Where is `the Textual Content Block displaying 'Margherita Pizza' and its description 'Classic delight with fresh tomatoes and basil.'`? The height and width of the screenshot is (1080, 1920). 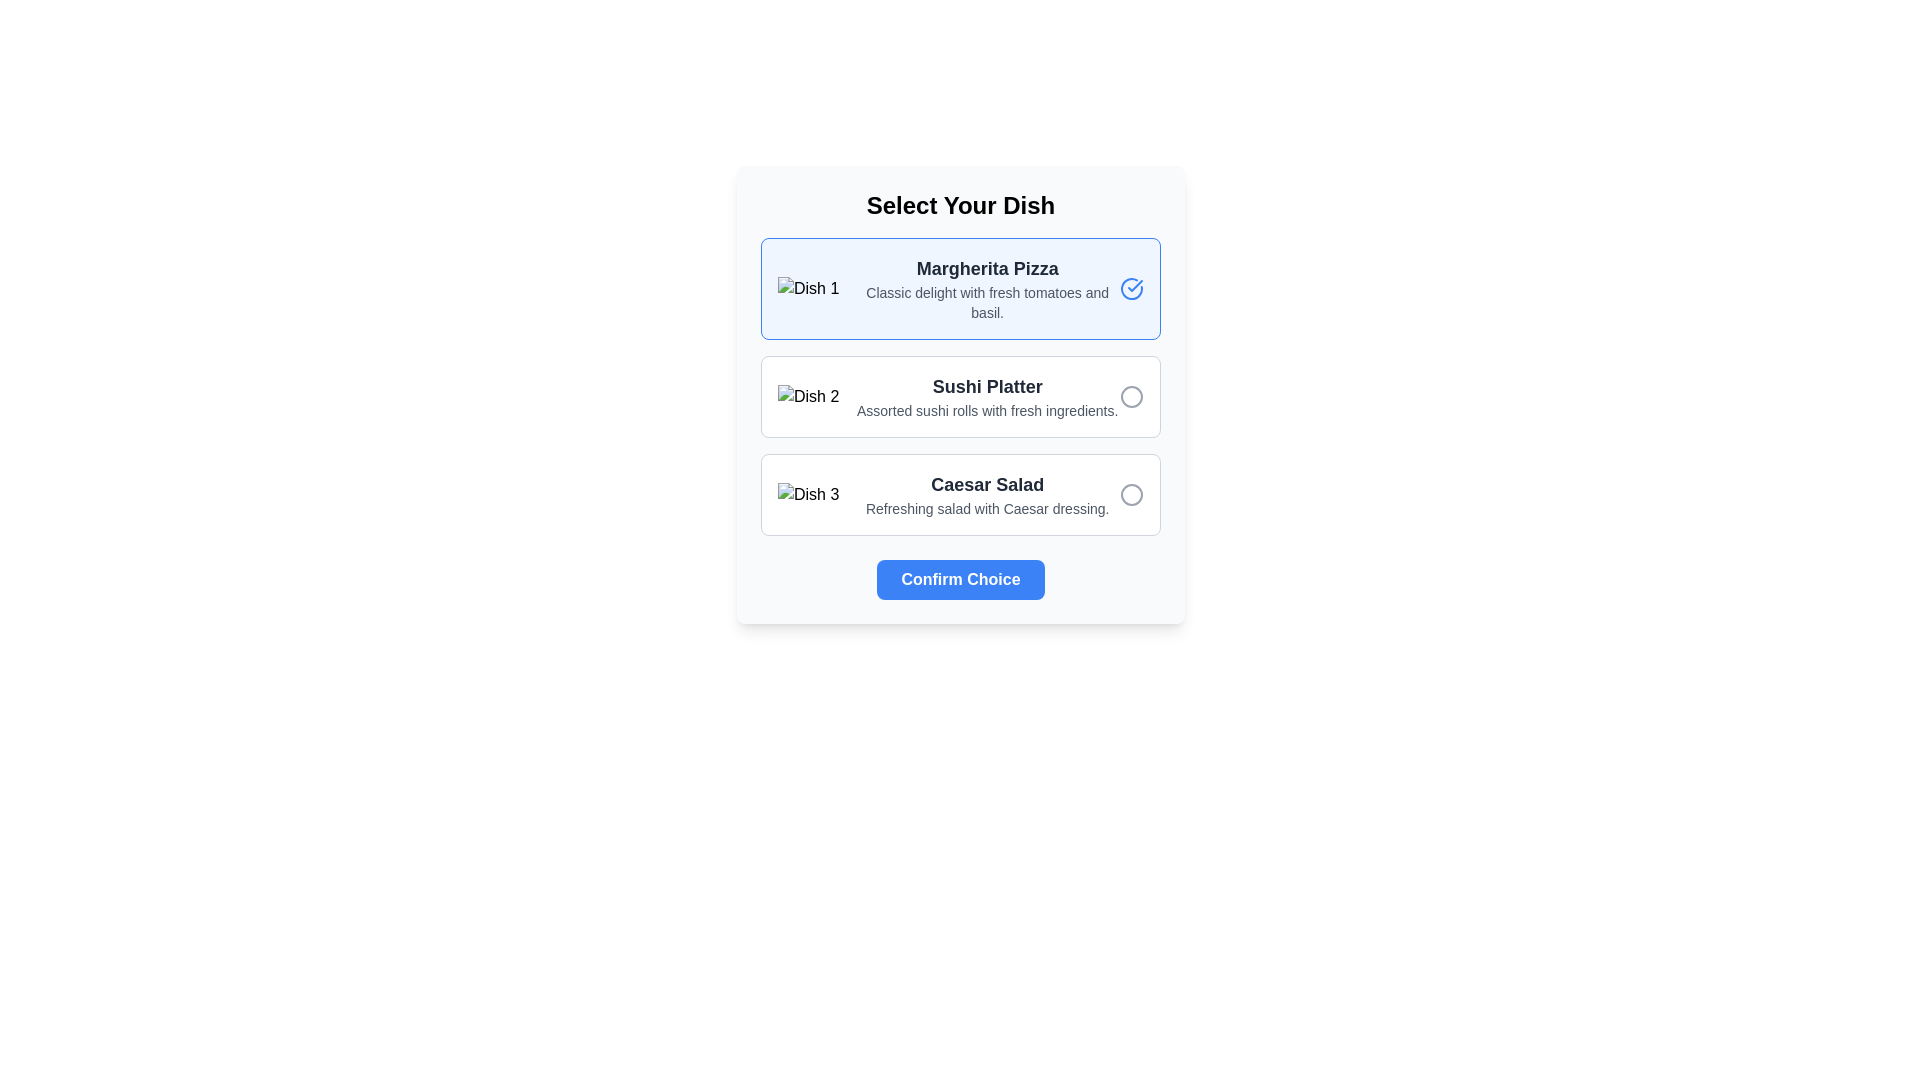
the Textual Content Block displaying 'Margherita Pizza' and its description 'Classic delight with fresh tomatoes and basil.' is located at coordinates (987, 289).